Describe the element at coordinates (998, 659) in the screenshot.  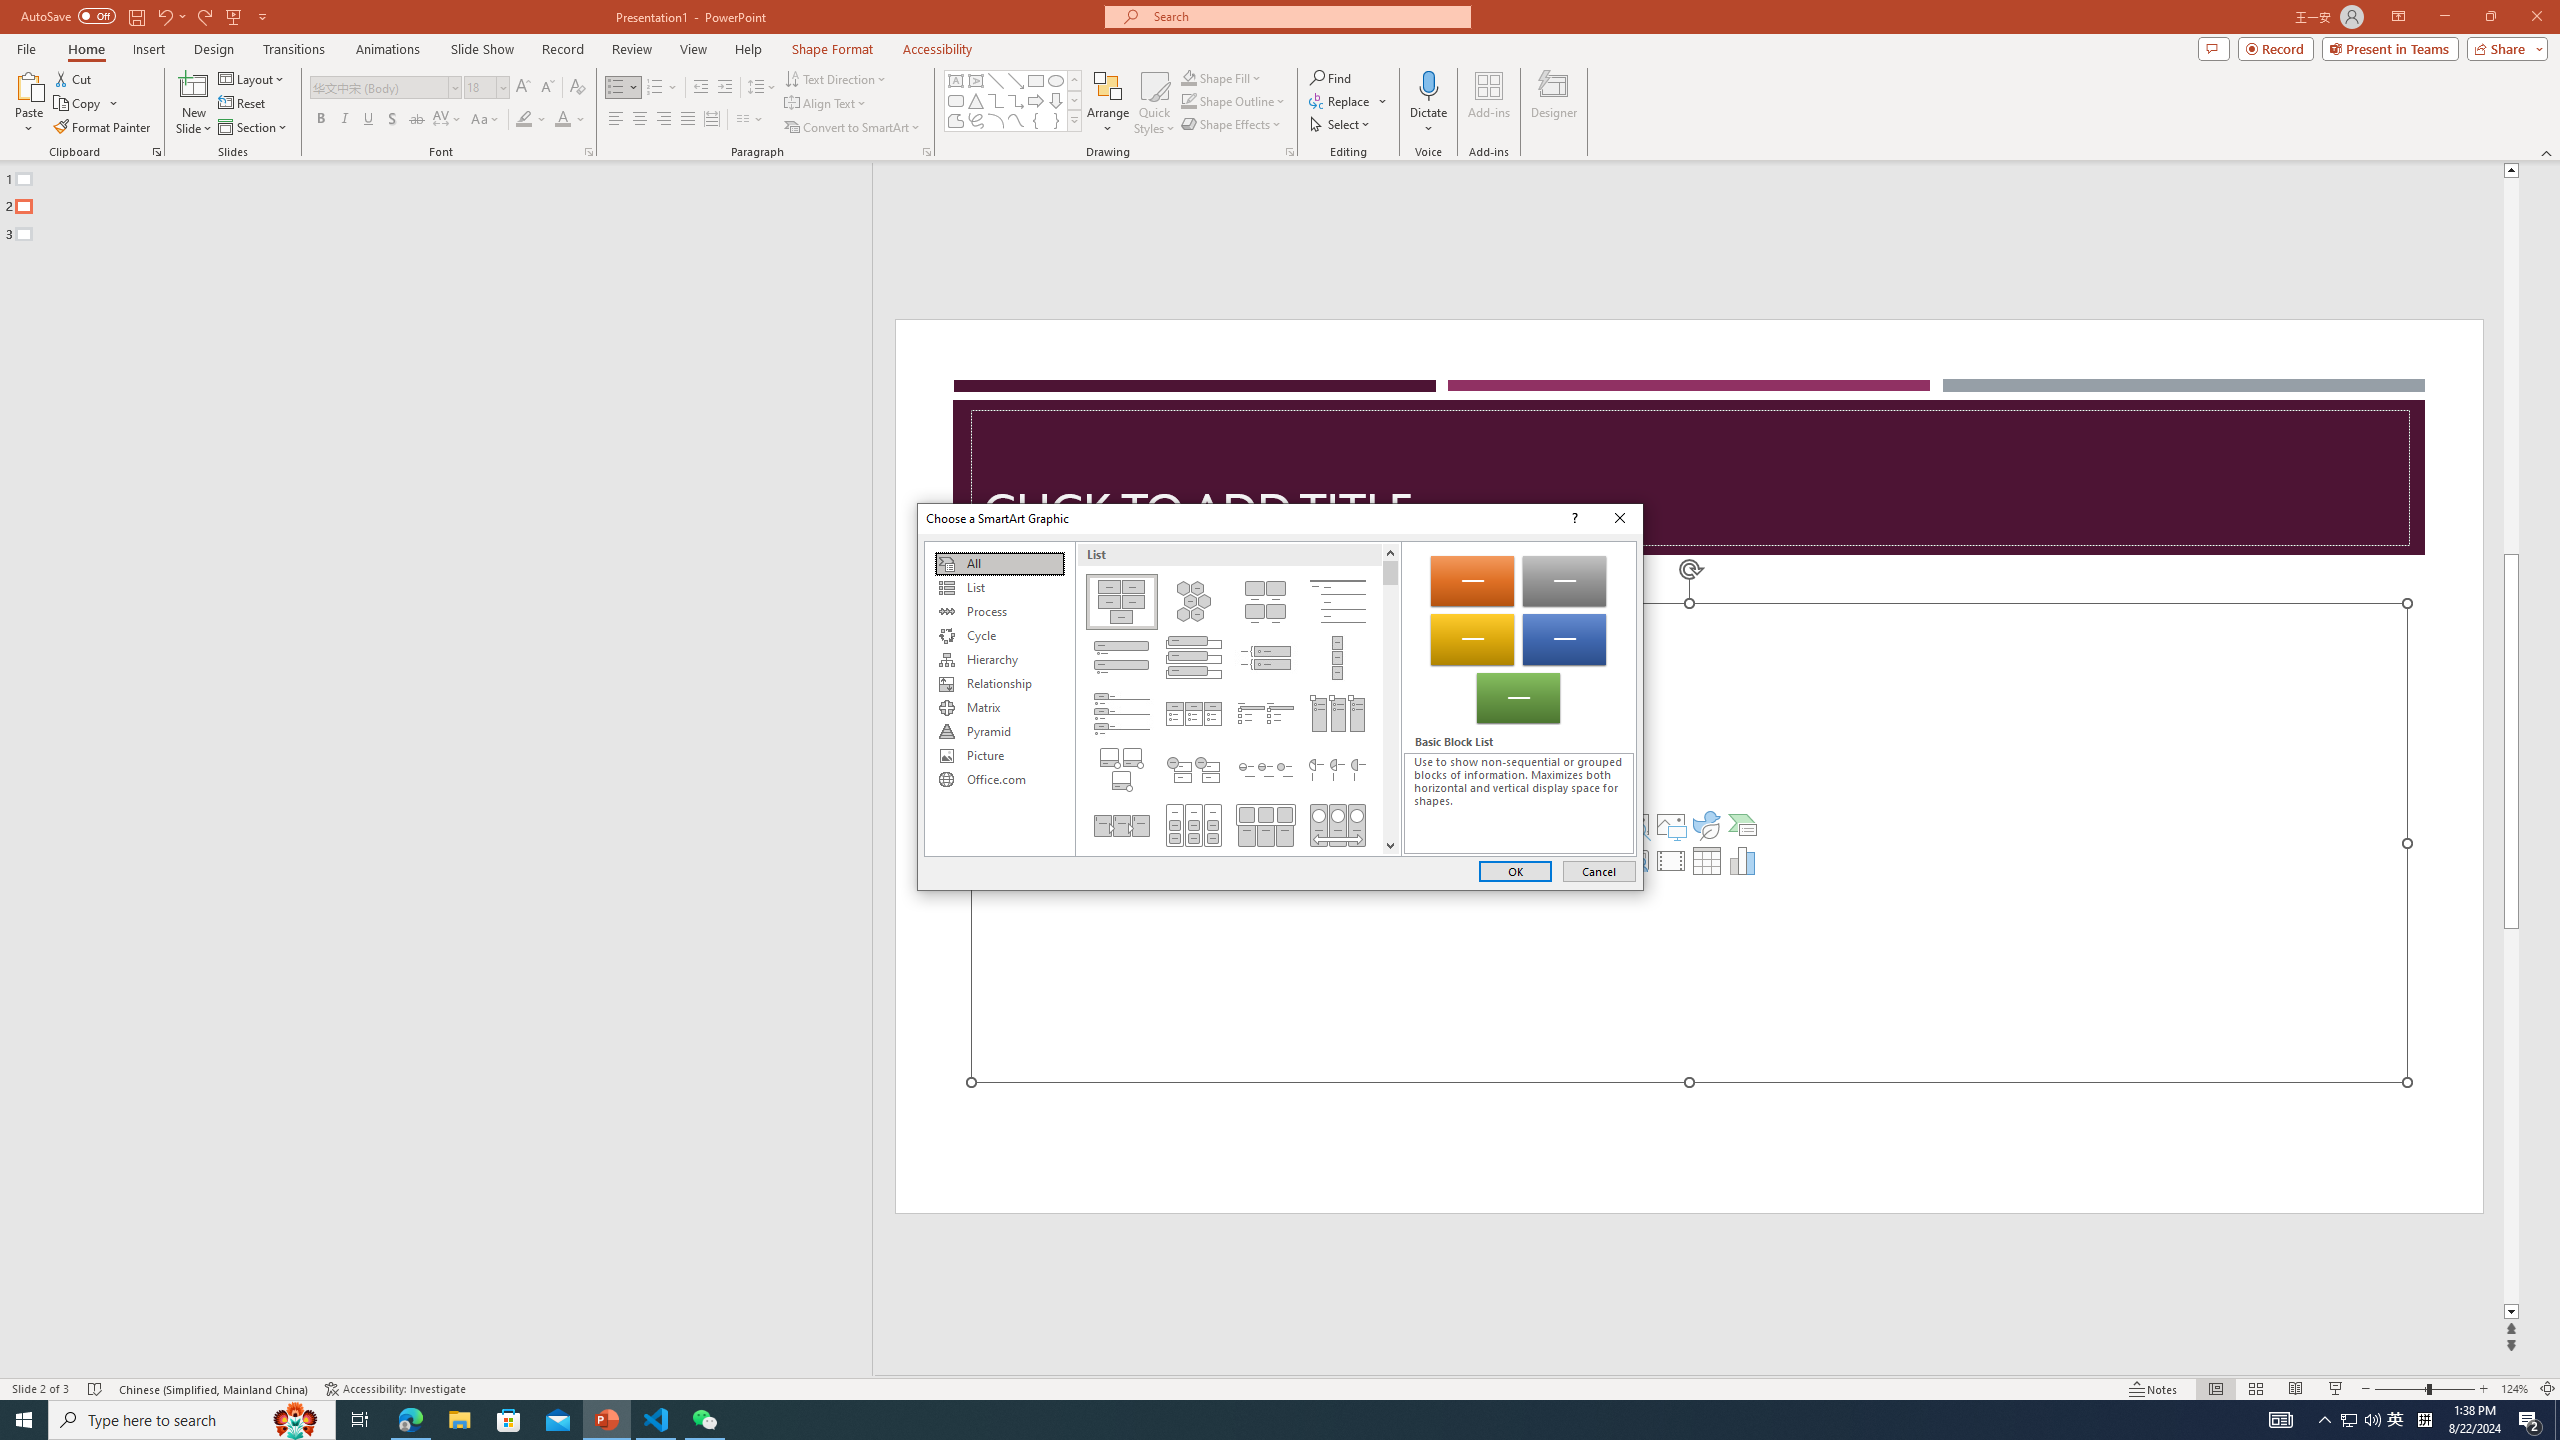
I see `'Hierarchy'` at that location.